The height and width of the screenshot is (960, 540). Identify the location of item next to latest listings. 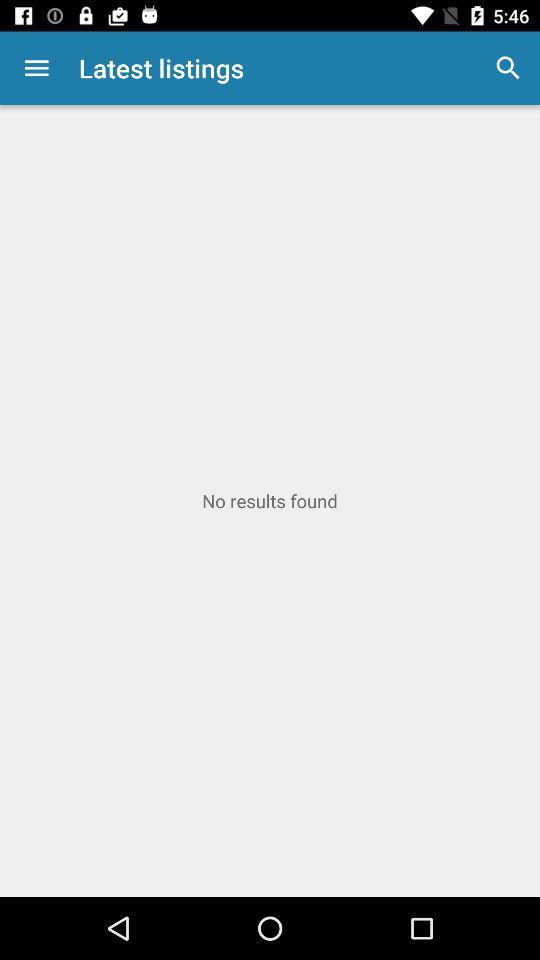
(508, 68).